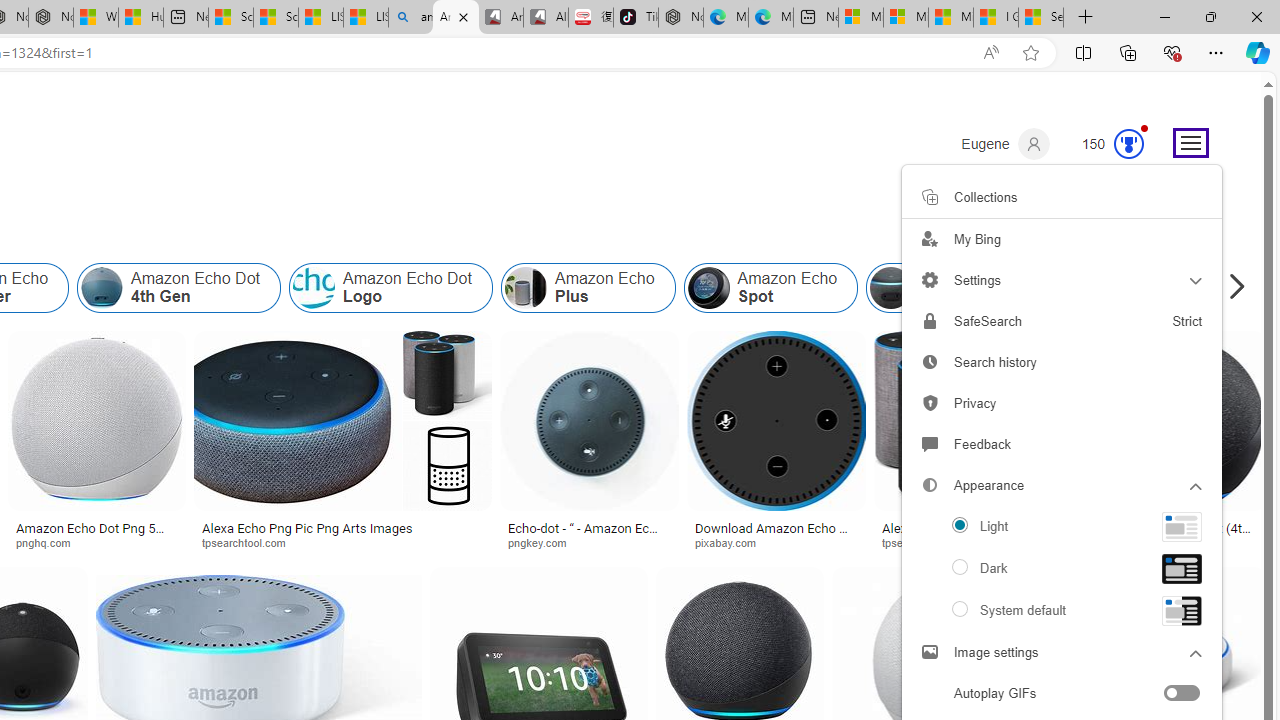 The height and width of the screenshot is (720, 1280). I want to click on 'Search history', so click(1061, 362).